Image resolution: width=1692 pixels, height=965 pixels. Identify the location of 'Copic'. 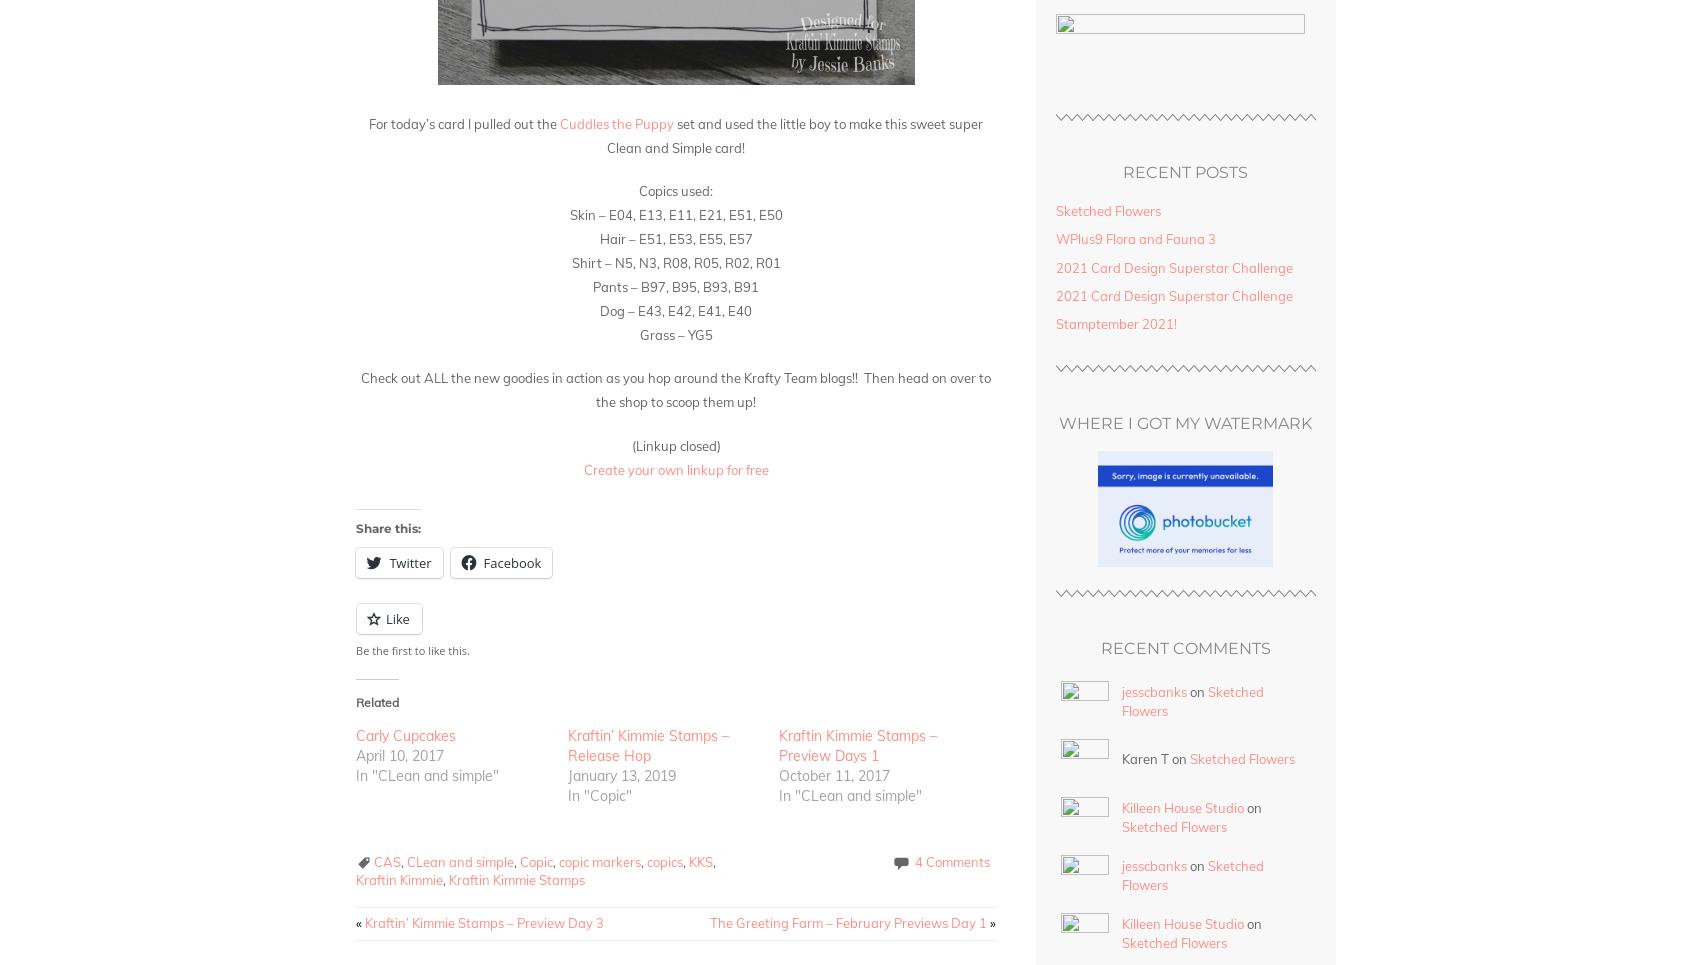
(536, 860).